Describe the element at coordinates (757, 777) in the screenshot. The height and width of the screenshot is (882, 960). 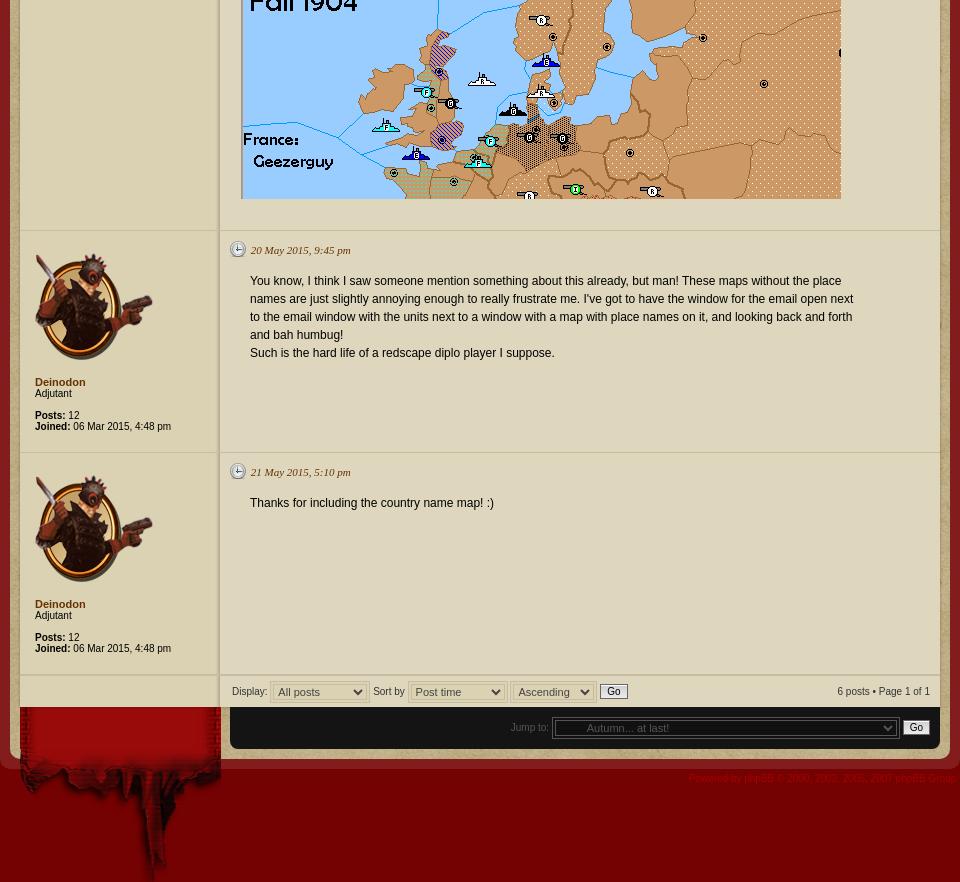
I see `'phpBB'` at that location.